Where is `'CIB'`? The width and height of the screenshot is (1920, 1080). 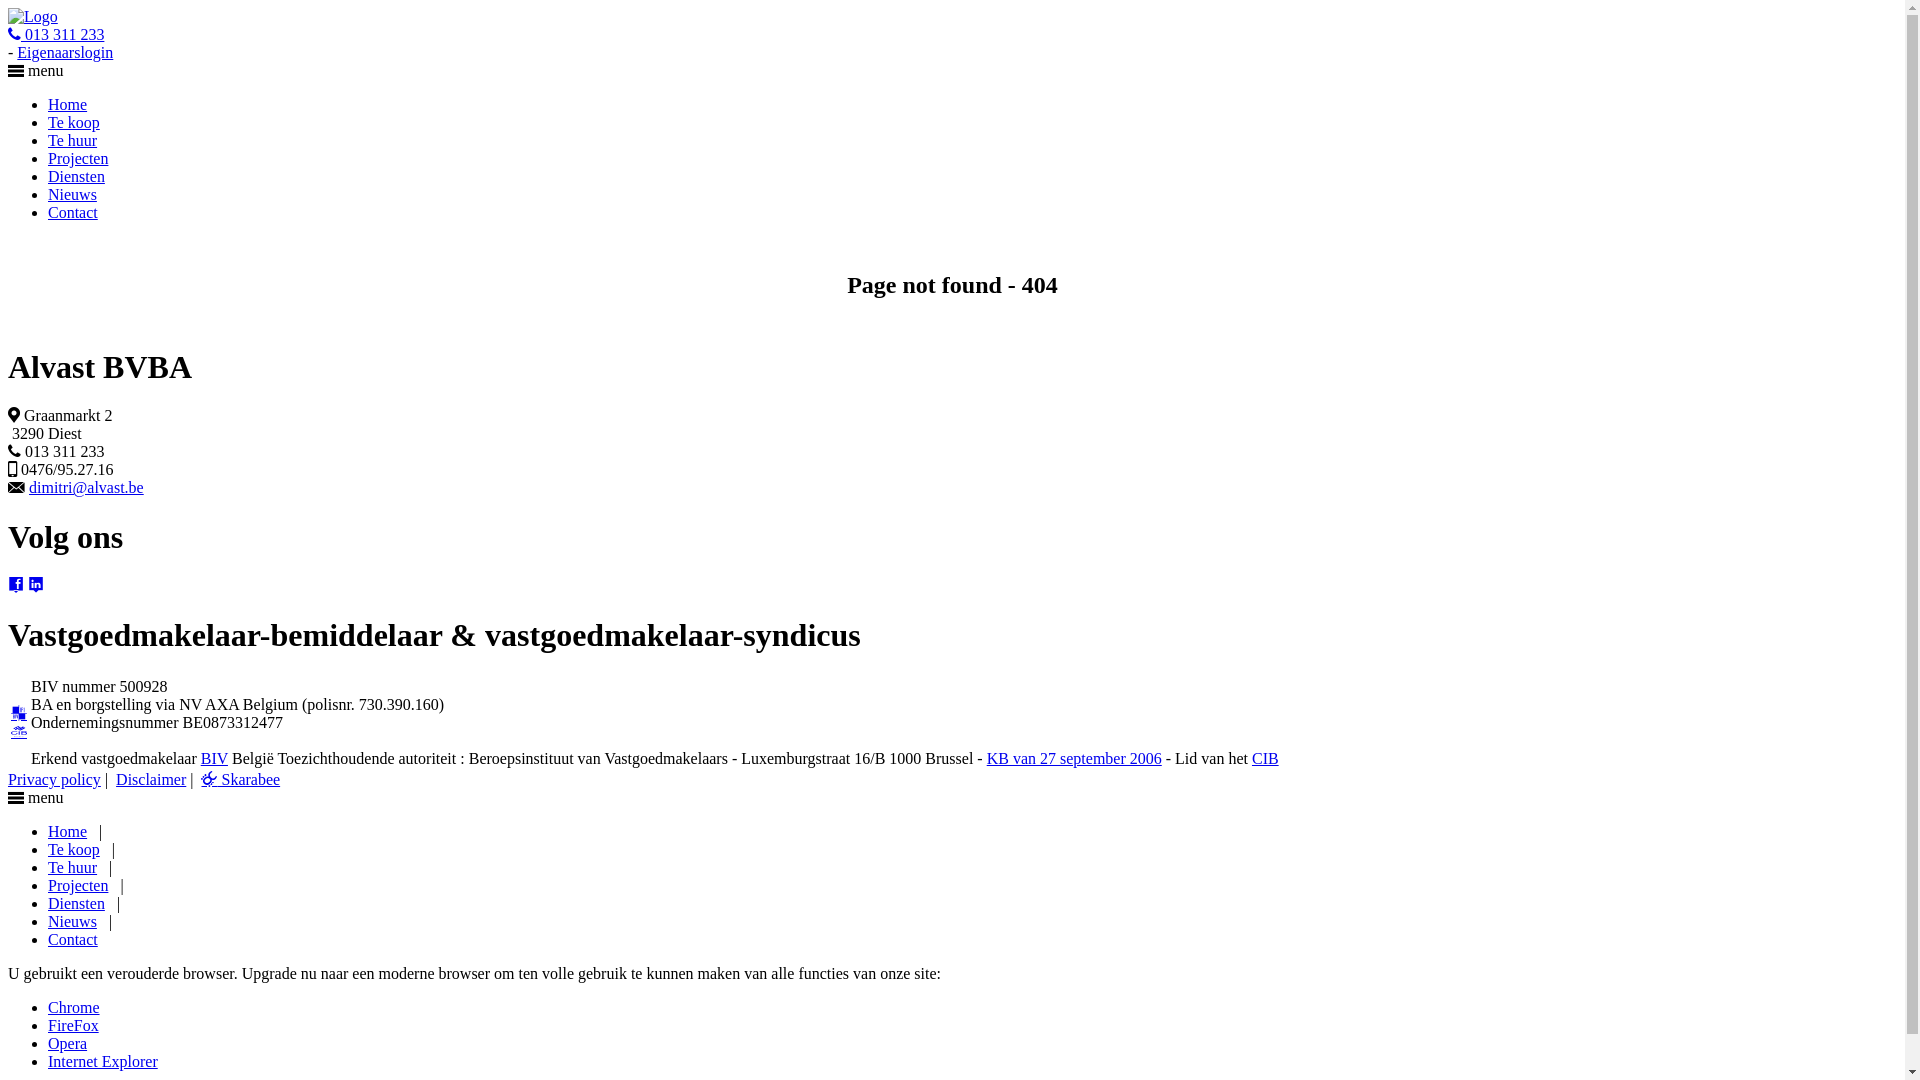
'CIB' is located at coordinates (1251, 758).